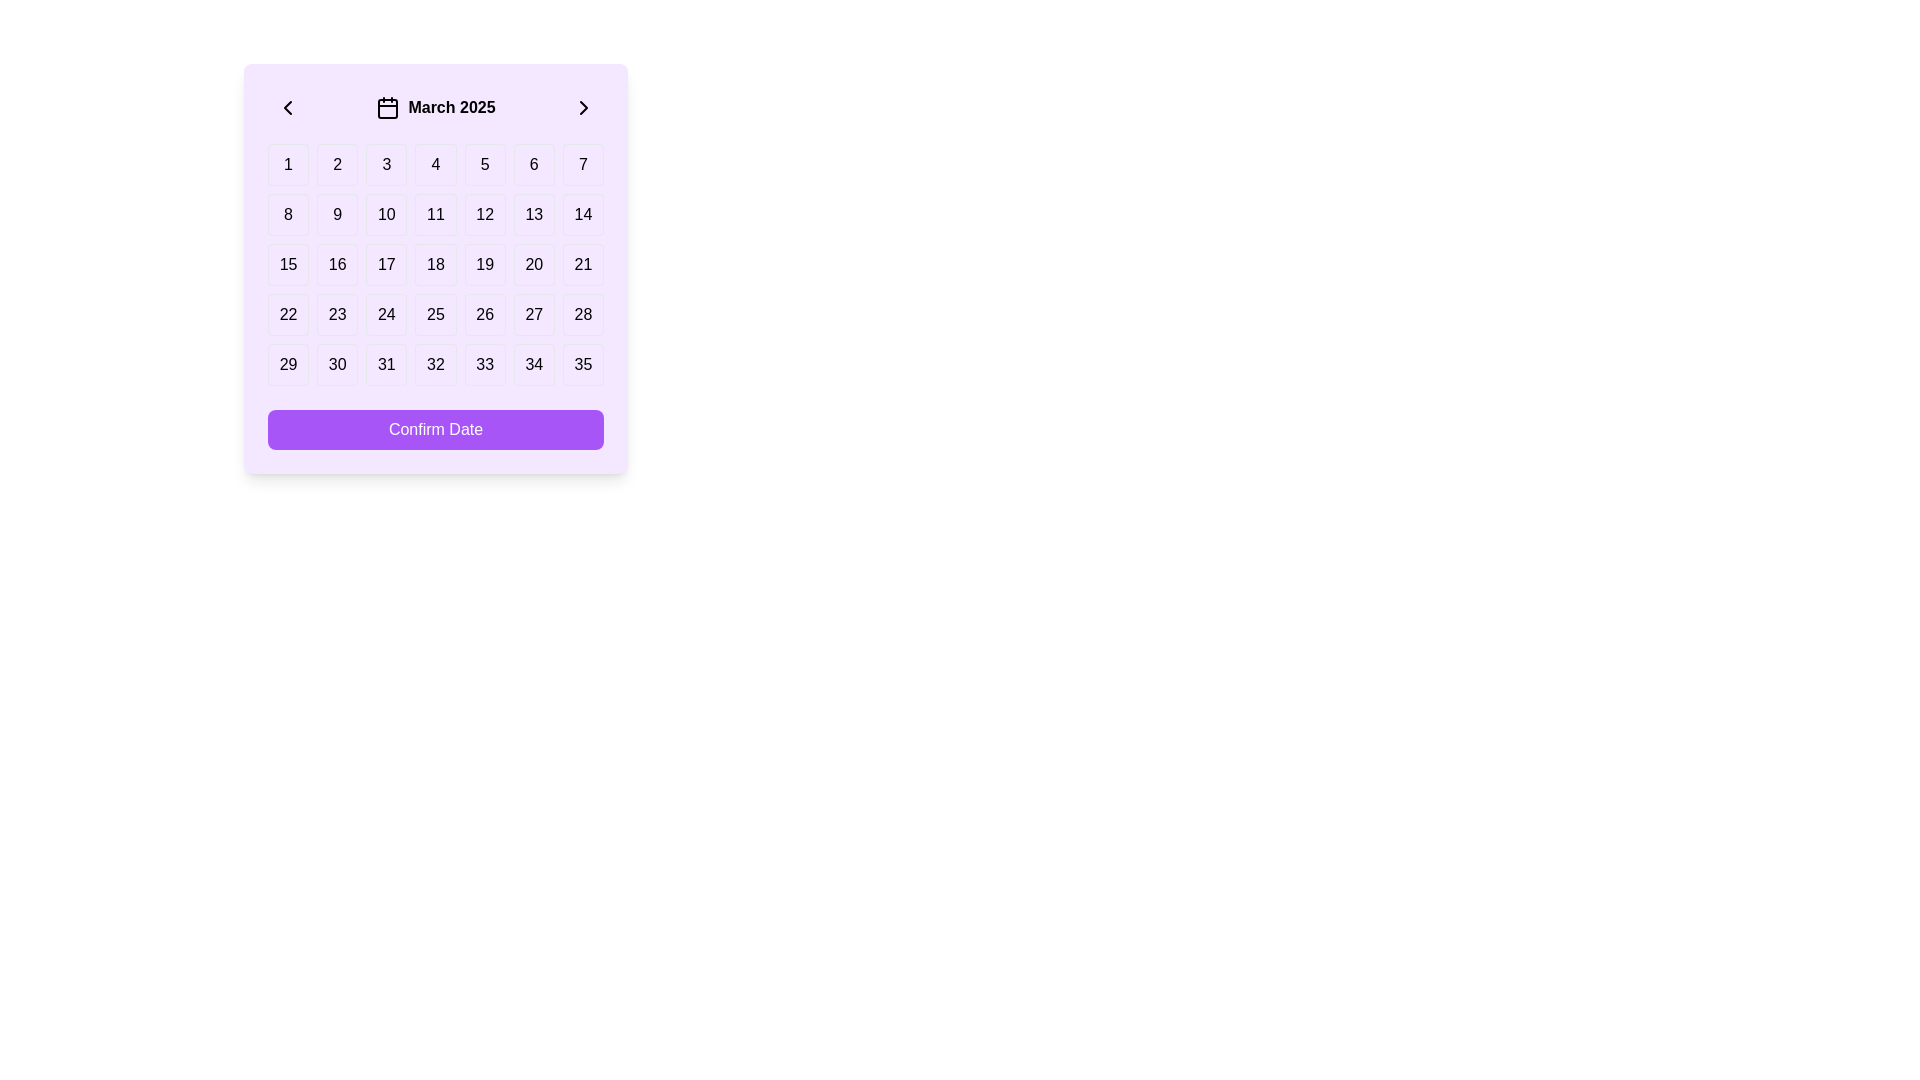  What do you see at coordinates (435, 264) in the screenshot?
I see `the calendar cell containing the number '18' in the third row and fourth column of the March 2025 grid` at bounding box center [435, 264].